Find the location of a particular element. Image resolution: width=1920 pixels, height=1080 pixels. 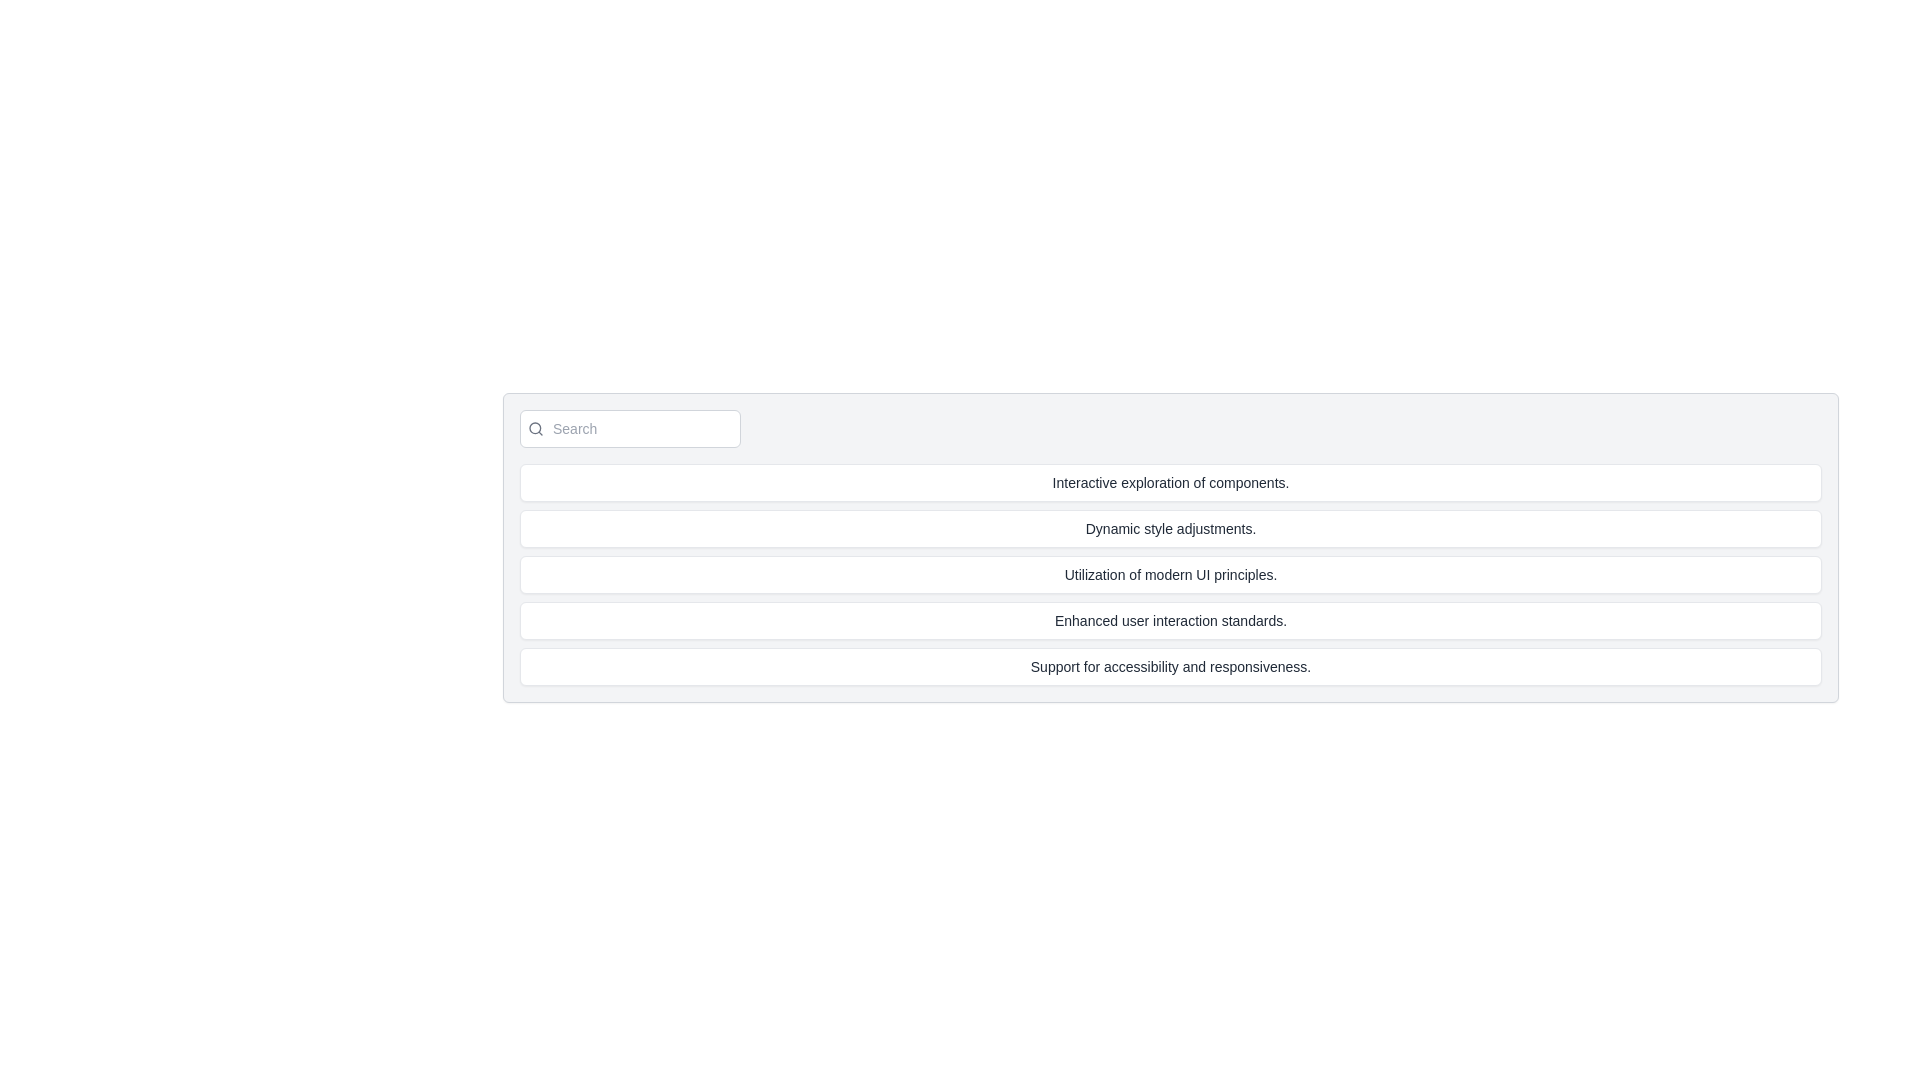

the lowercase letter 'n' in the sentence 'Enhanced user interaction standards.' which is the twenty-first character in the text is located at coordinates (1160, 620).